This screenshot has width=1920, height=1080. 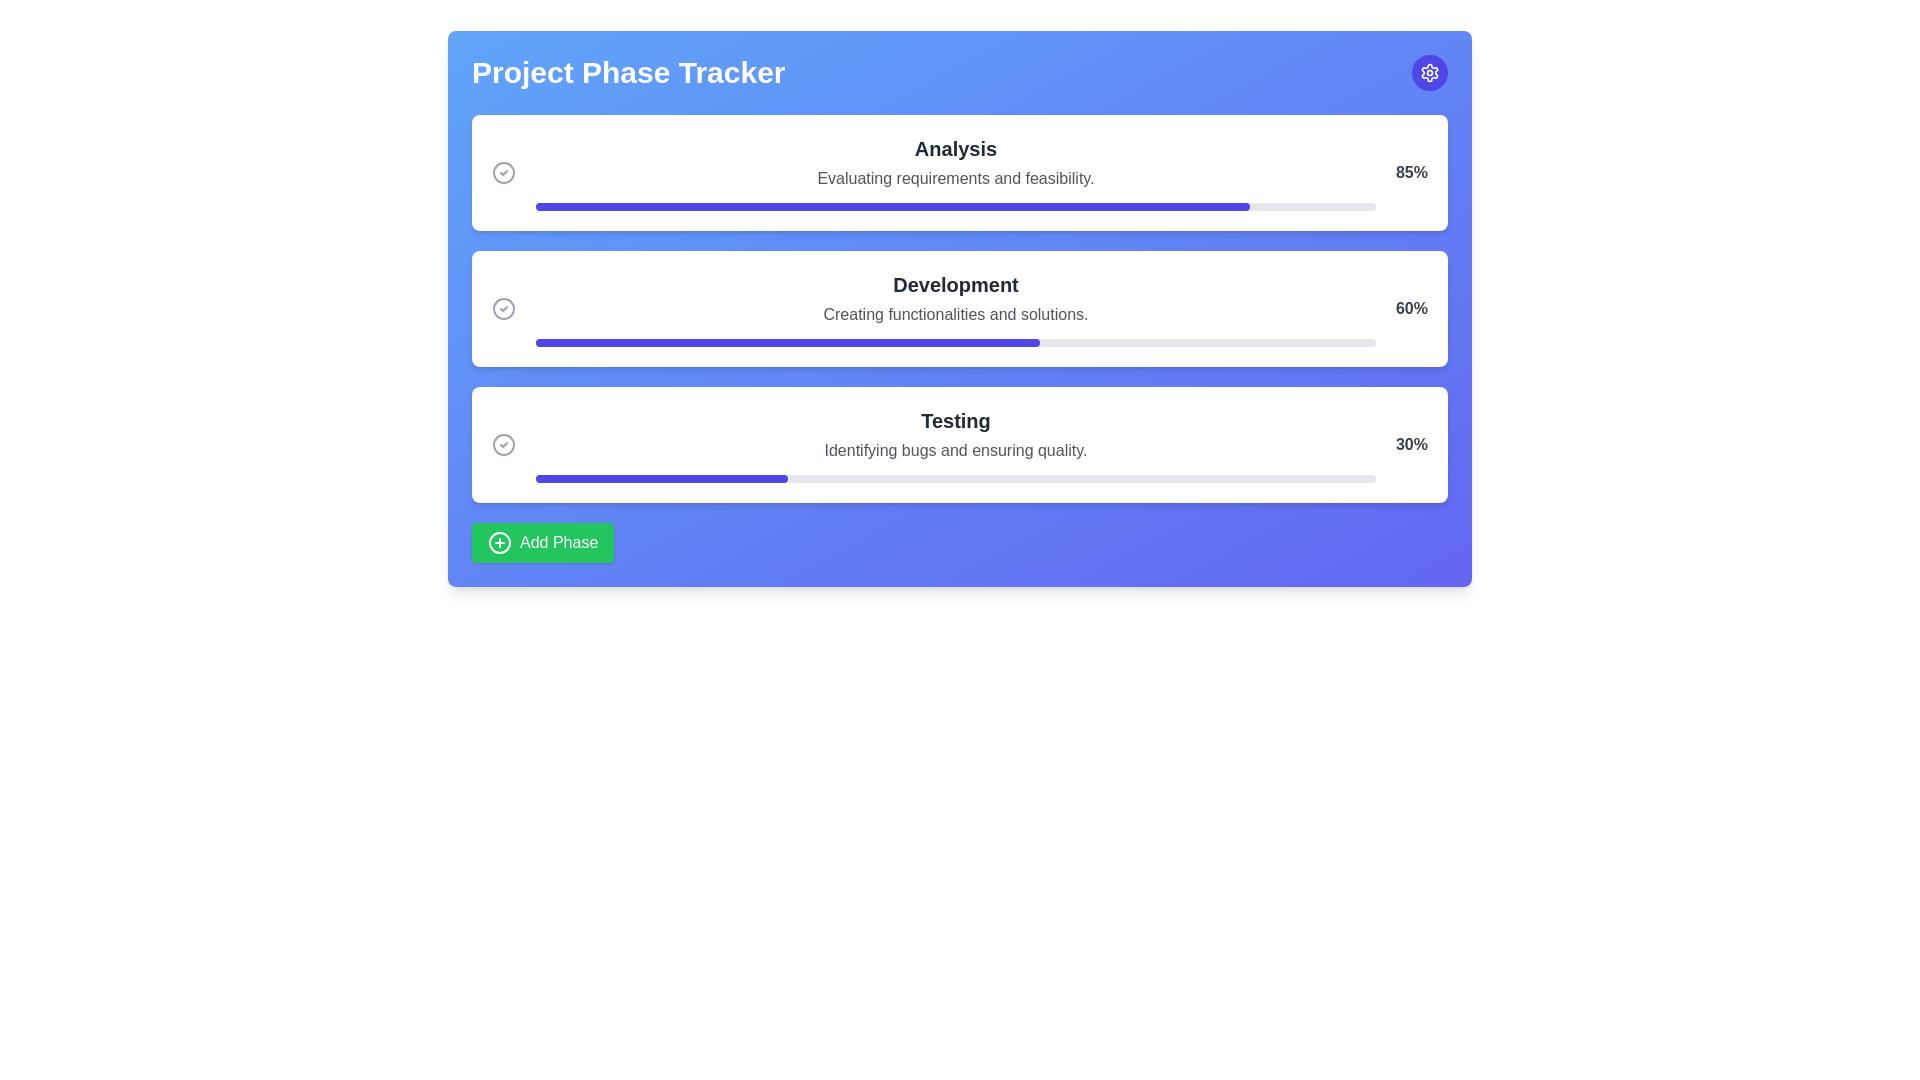 What do you see at coordinates (954, 478) in the screenshot?
I see `the progress indicator of the horizontal progress bar located beneath the text 'Identifying bugs and ensuring quality' in the 'Testing' section, which is the third progress bar from the top` at bounding box center [954, 478].